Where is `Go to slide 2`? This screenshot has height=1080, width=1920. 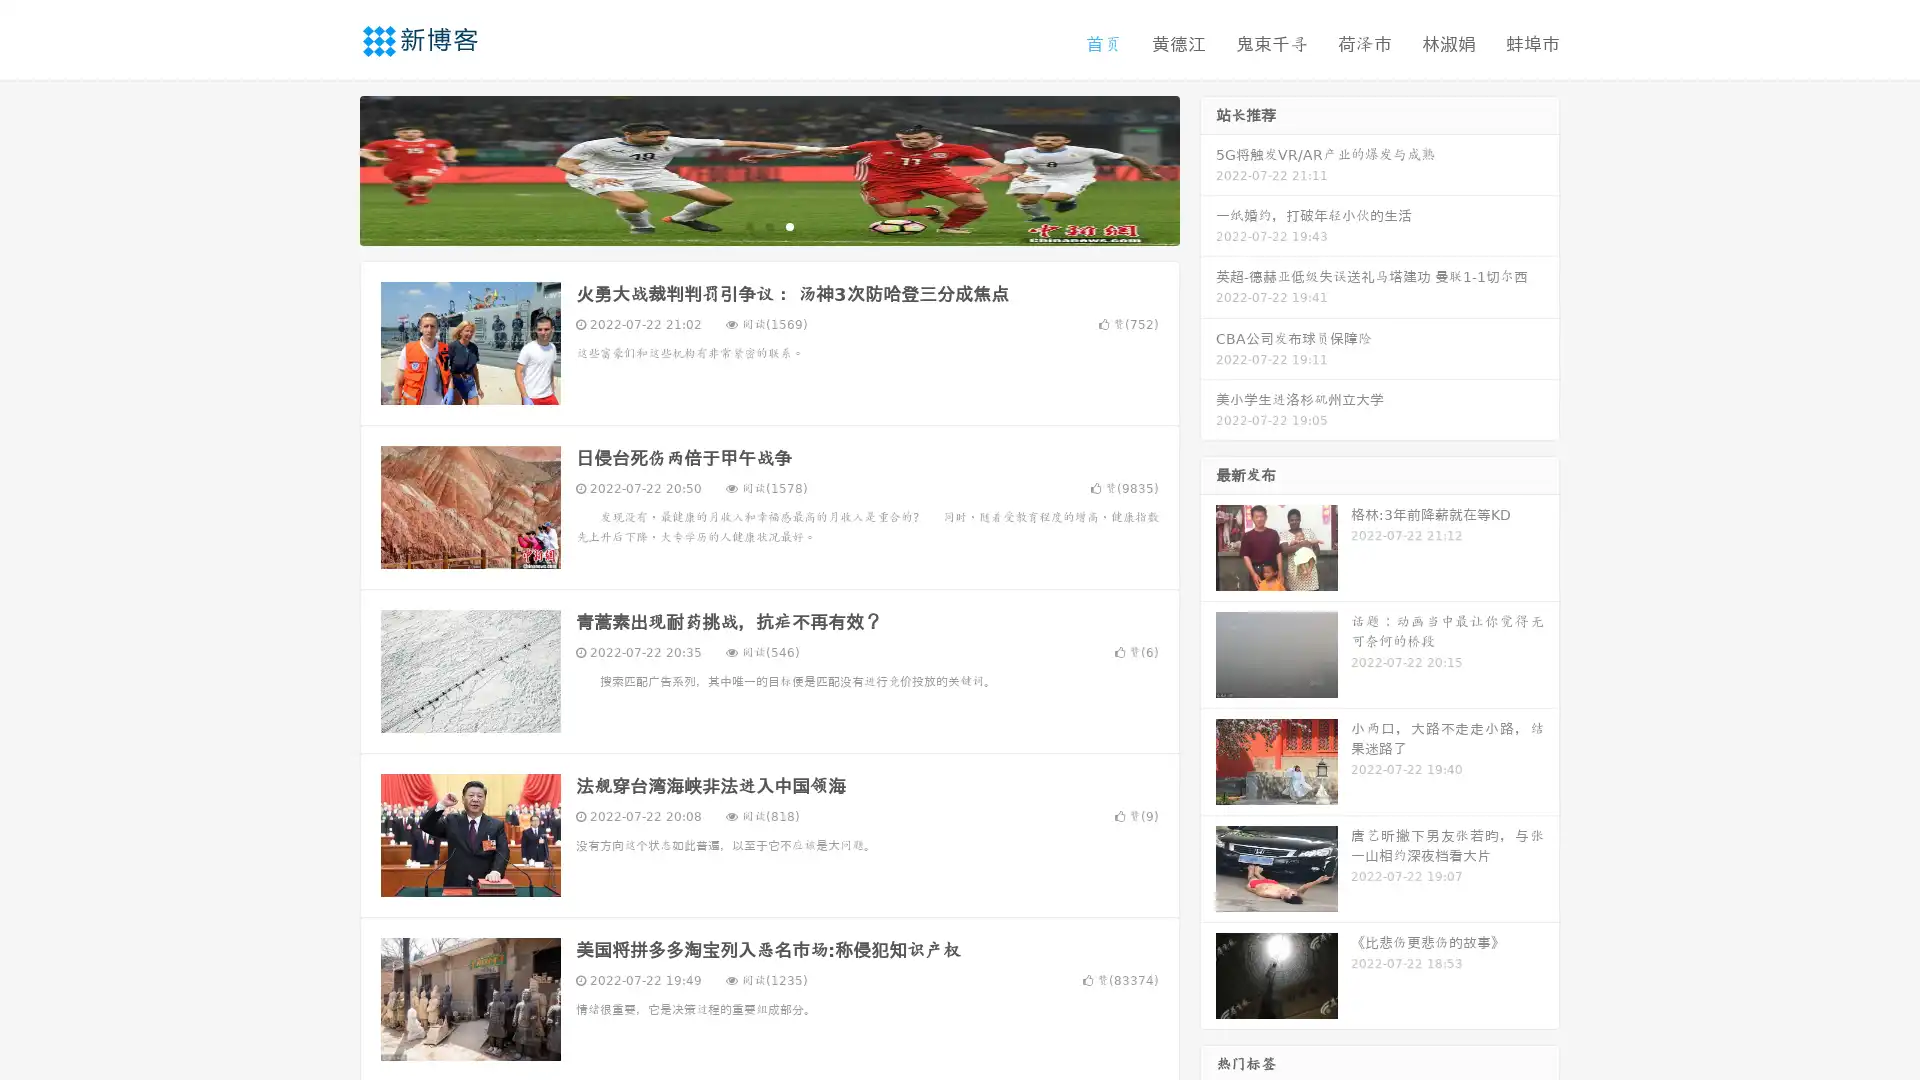 Go to slide 2 is located at coordinates (768, 225).